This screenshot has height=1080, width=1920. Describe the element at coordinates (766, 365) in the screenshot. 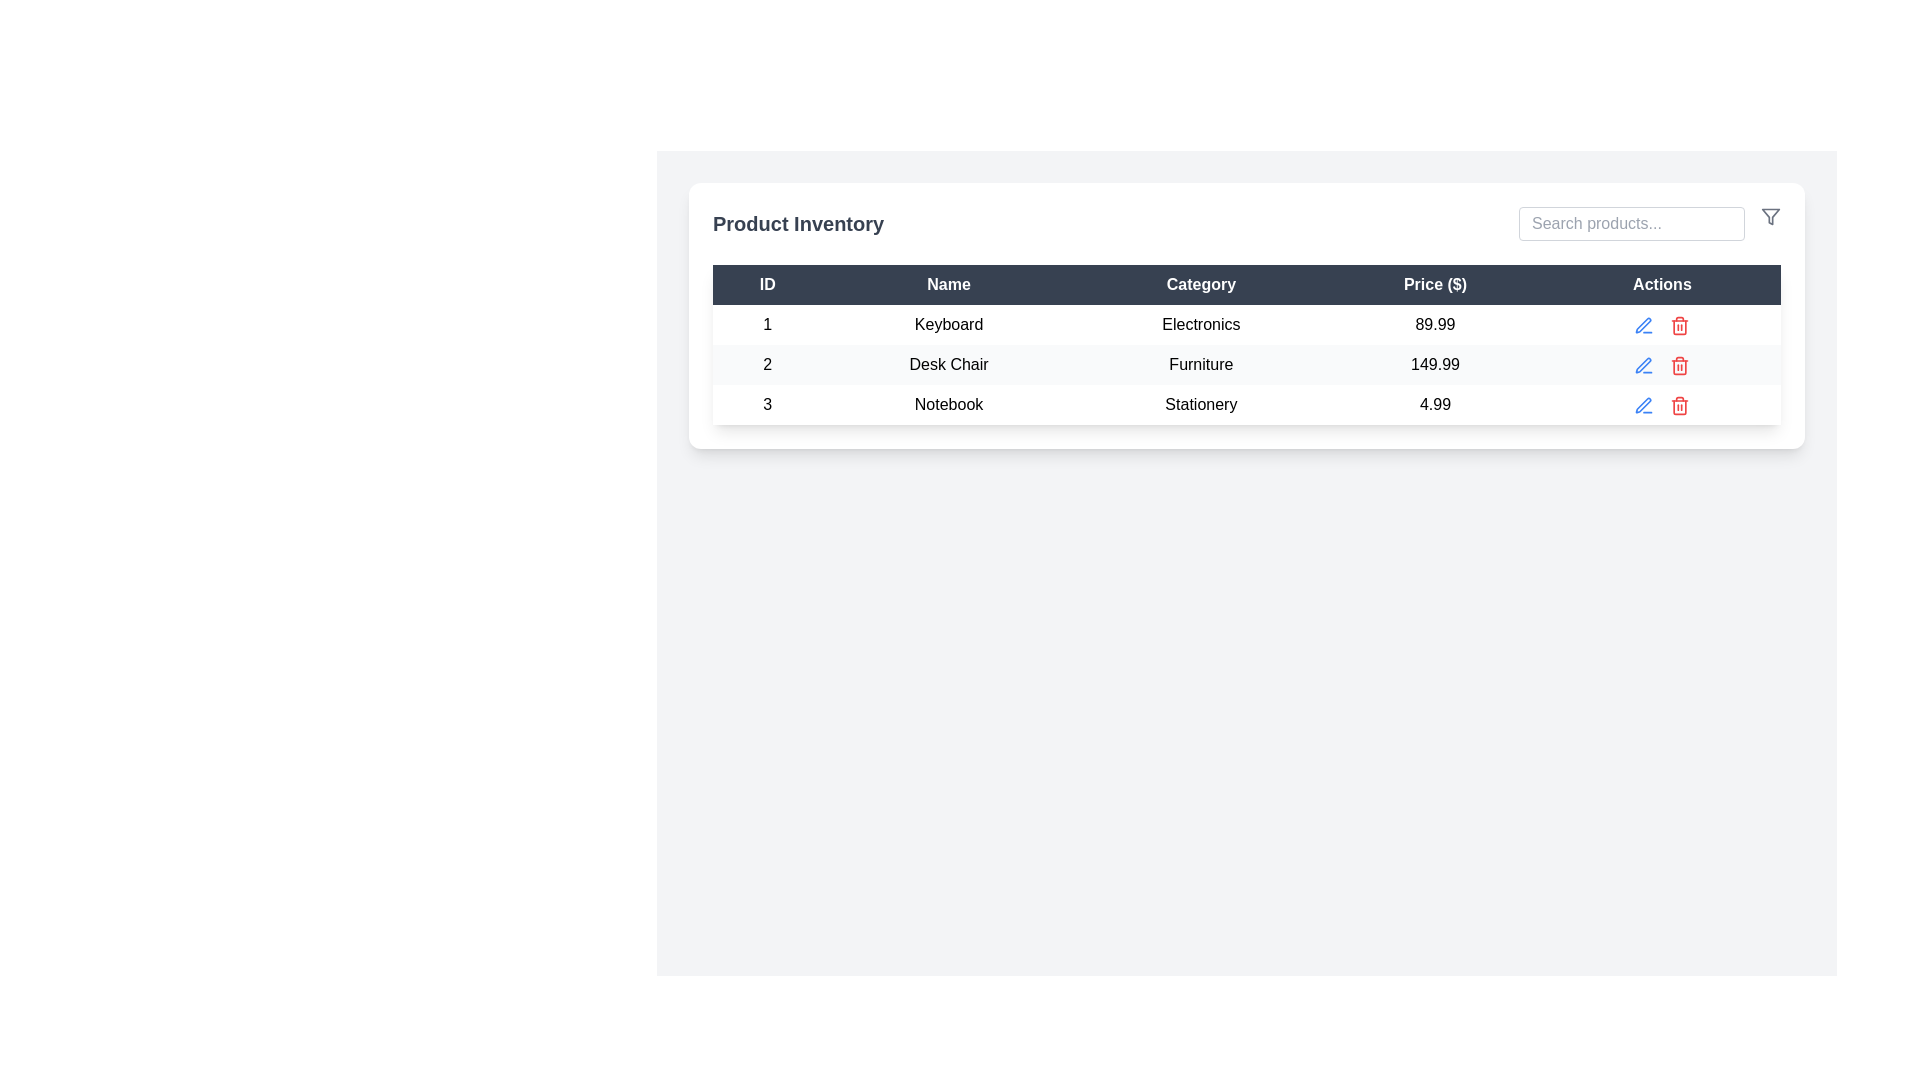

I see `the text label in the first cell of the second row in the table beneath the 'ID' column` at that location.